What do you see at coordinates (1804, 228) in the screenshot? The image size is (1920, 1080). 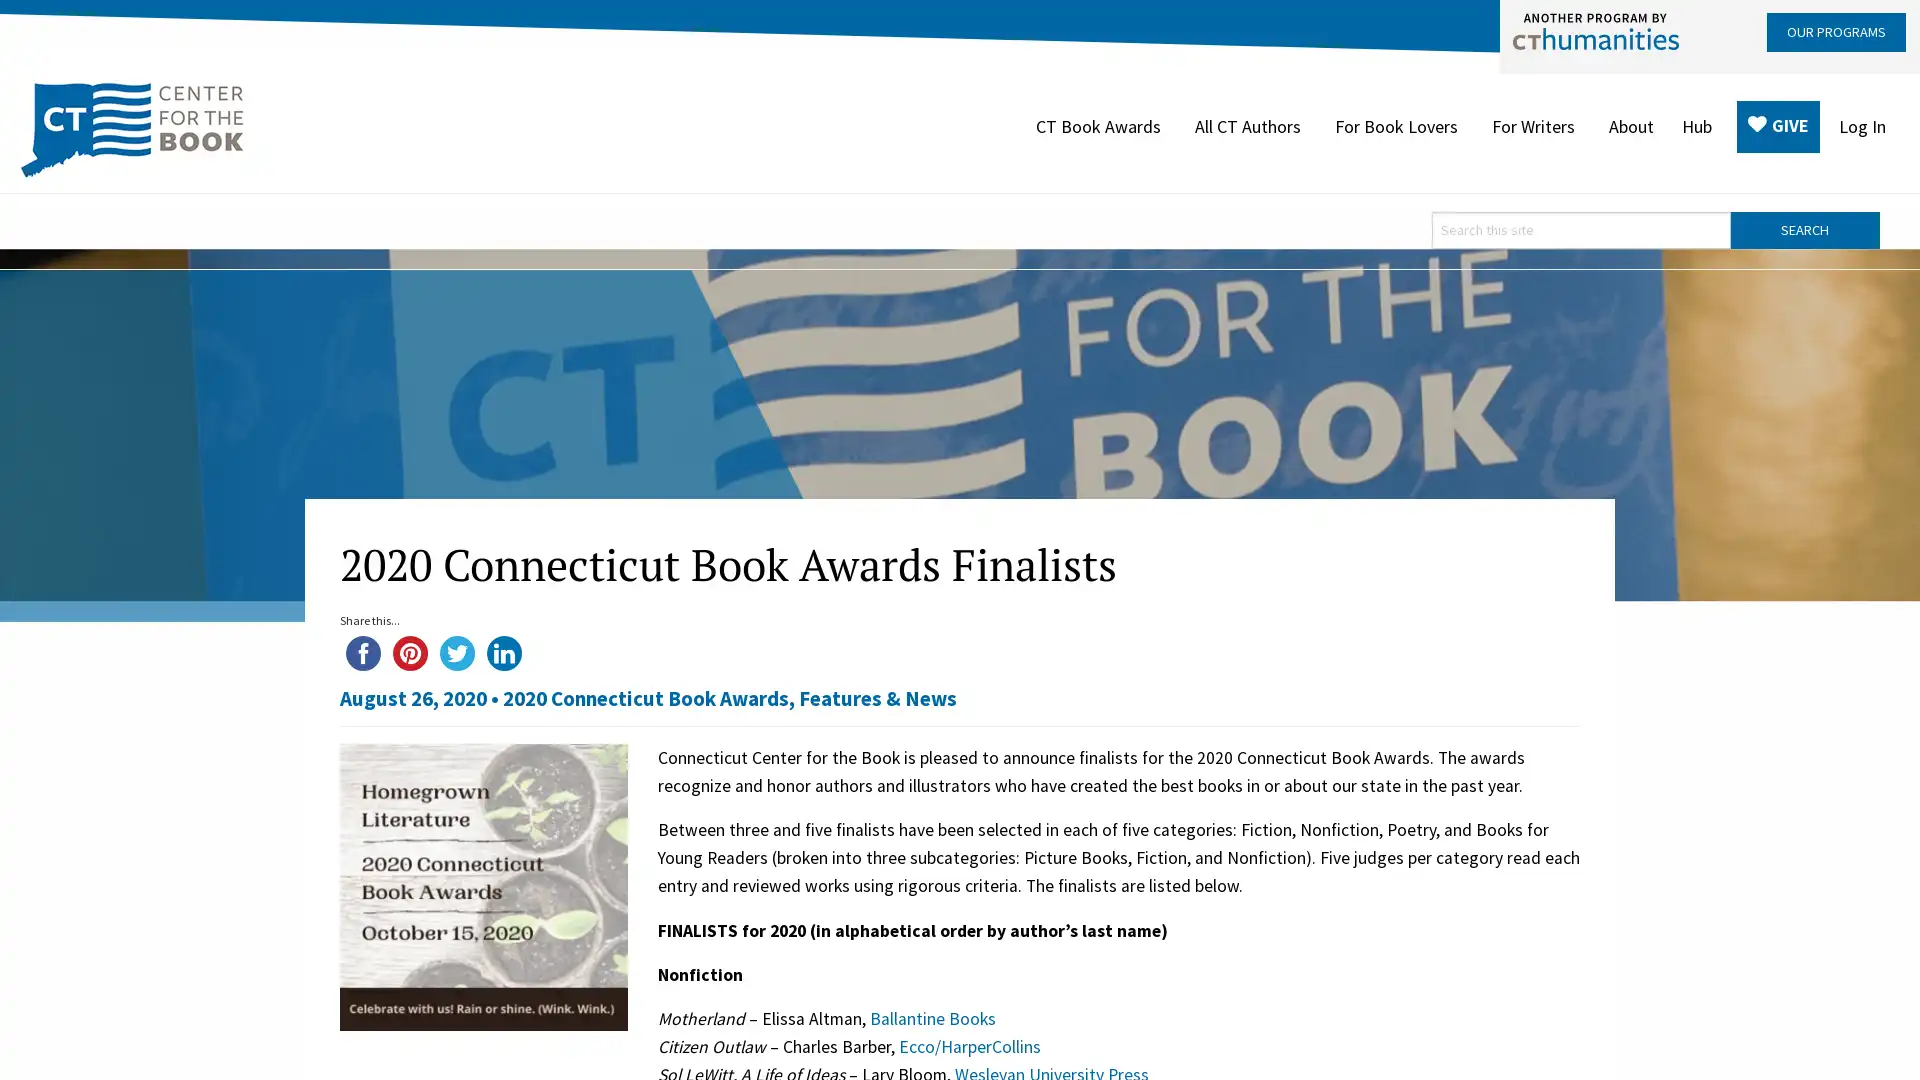 I see `Search` at bounding box center [1804, 228].